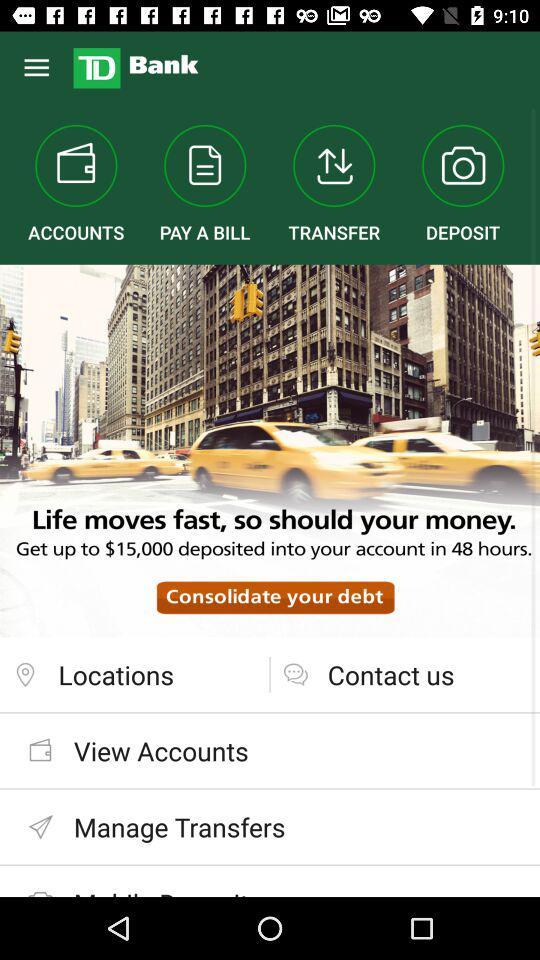 The height and width of the screenshot is (960, 540). I want to click on the icon above the view accounts icon, so click(134, 674).